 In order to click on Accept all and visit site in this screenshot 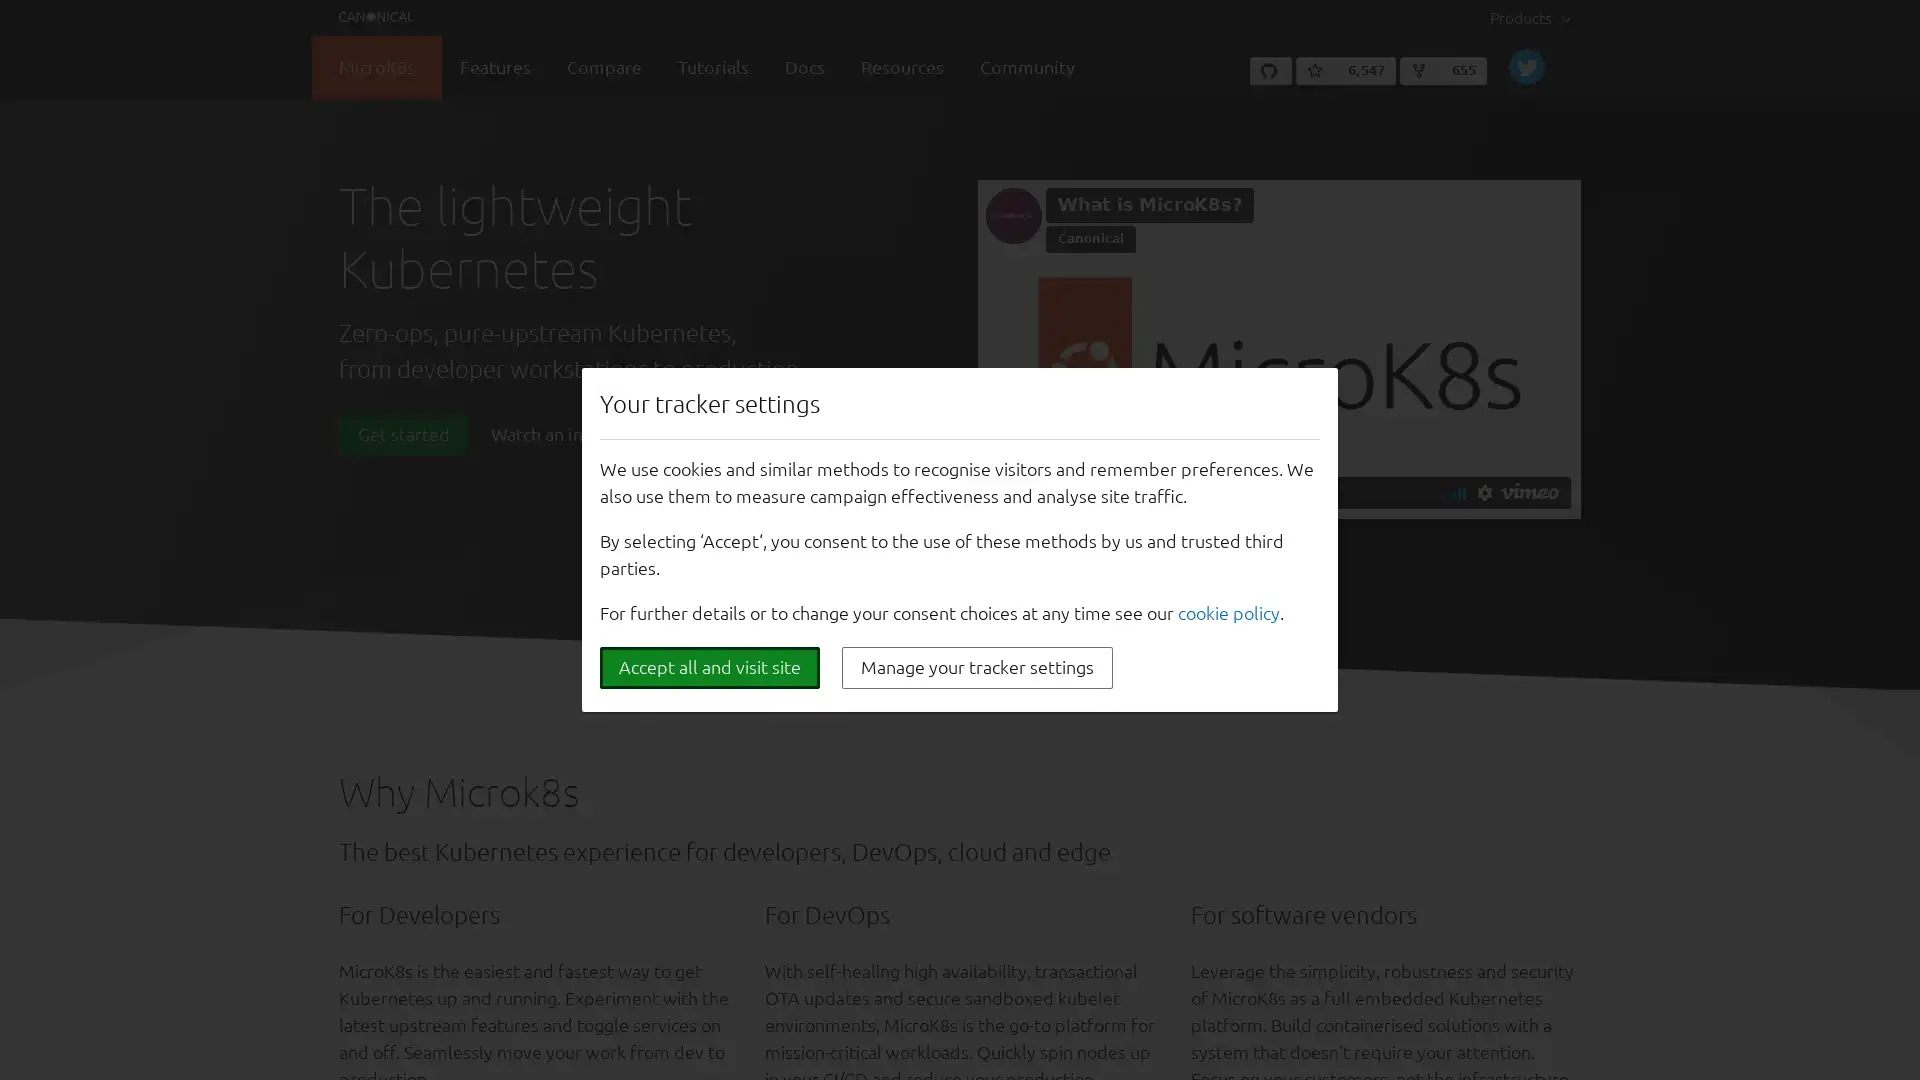, I will do `click(710, 667)`.